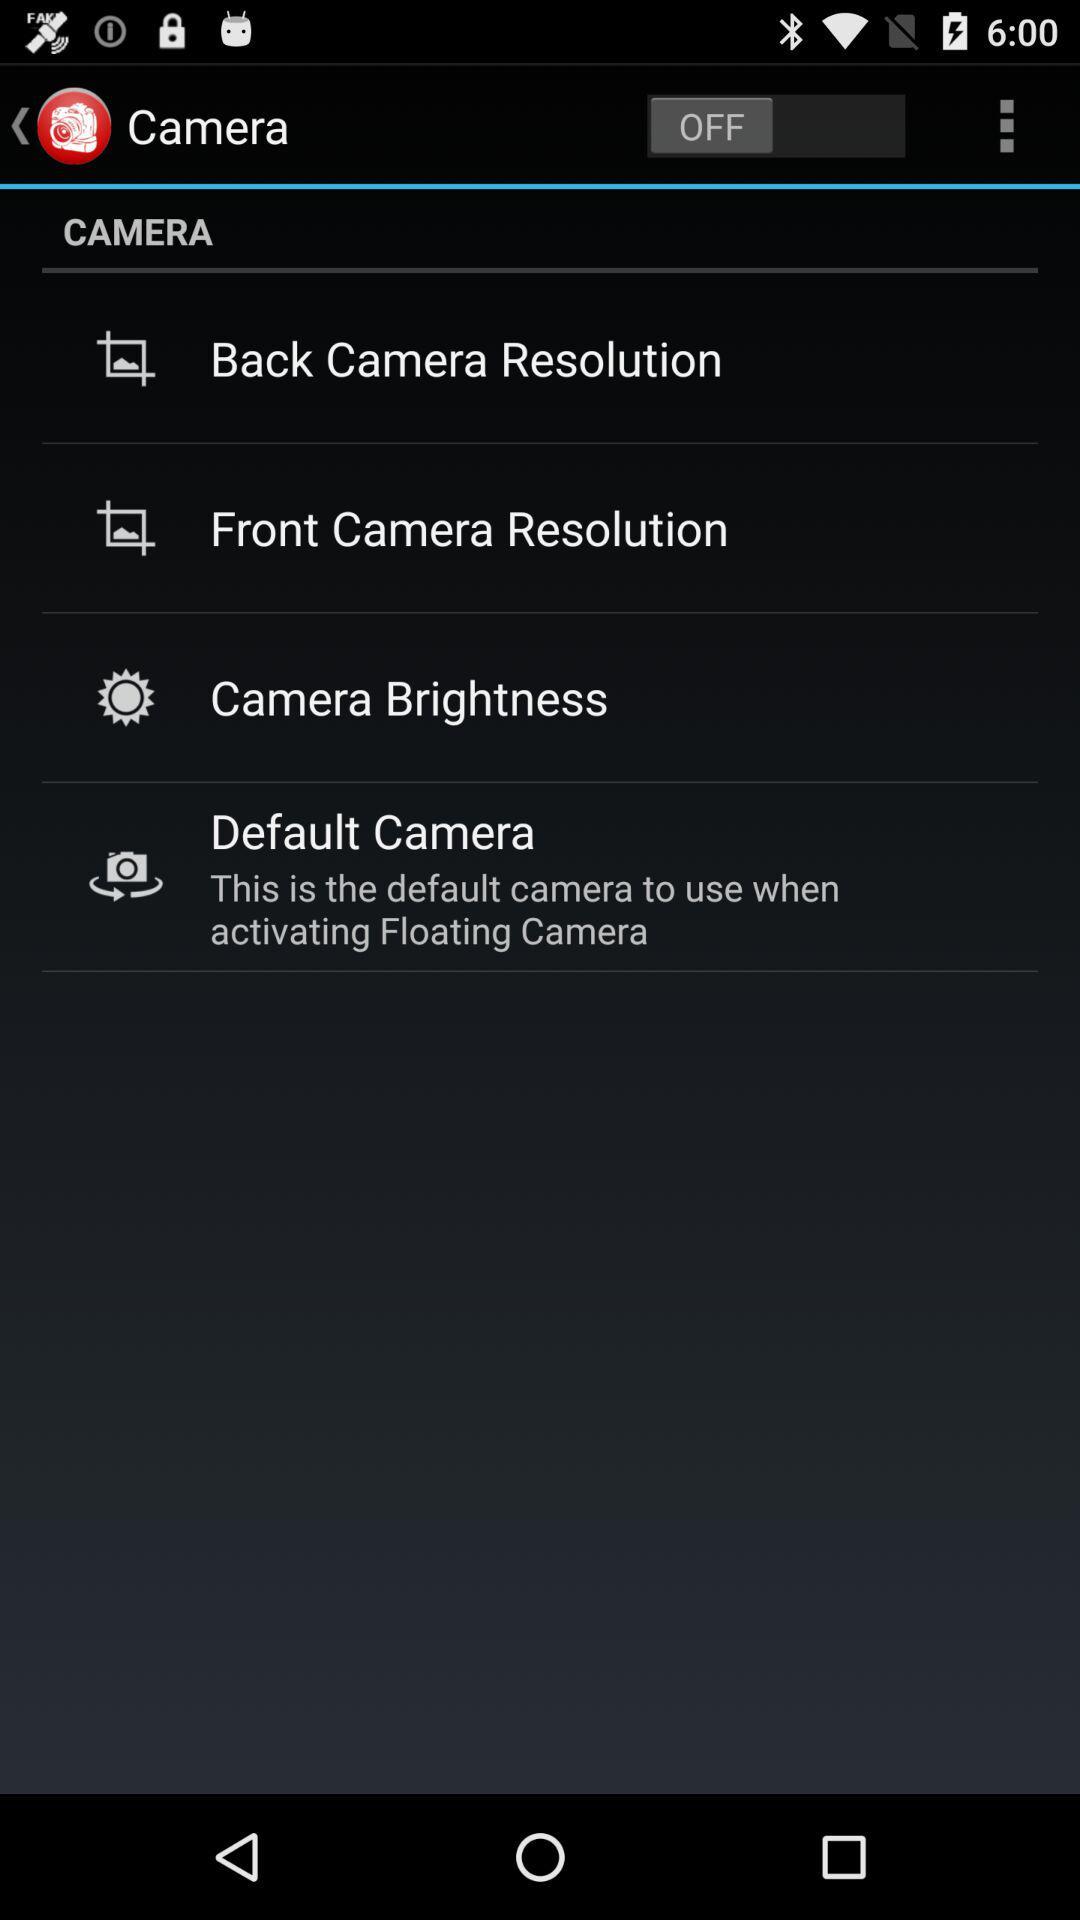 This screenshot has height=1920, width=1080. I want to click on the this is the app, so click(599, 907).